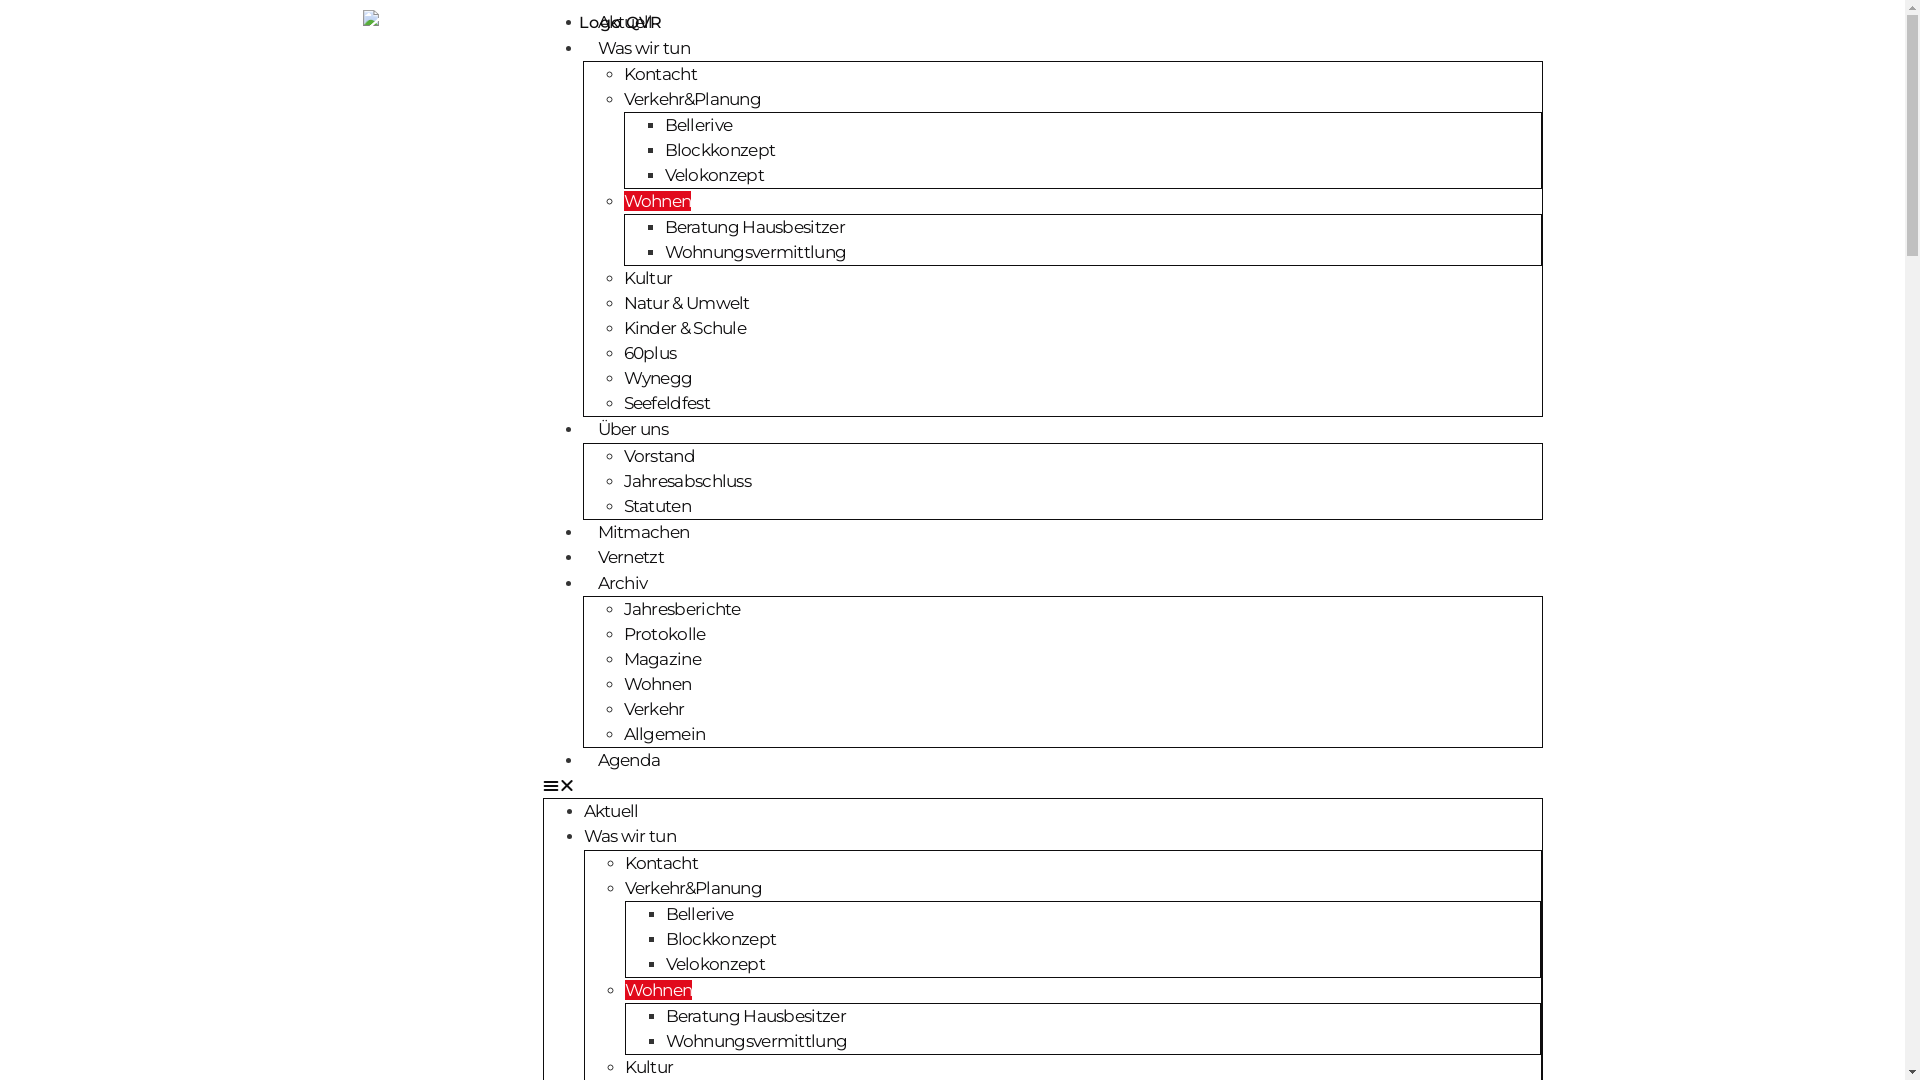  What do you see at coordinates (662, 659) in the screenshot?
I see `'Magazine'` at bounding box center [662, 659].